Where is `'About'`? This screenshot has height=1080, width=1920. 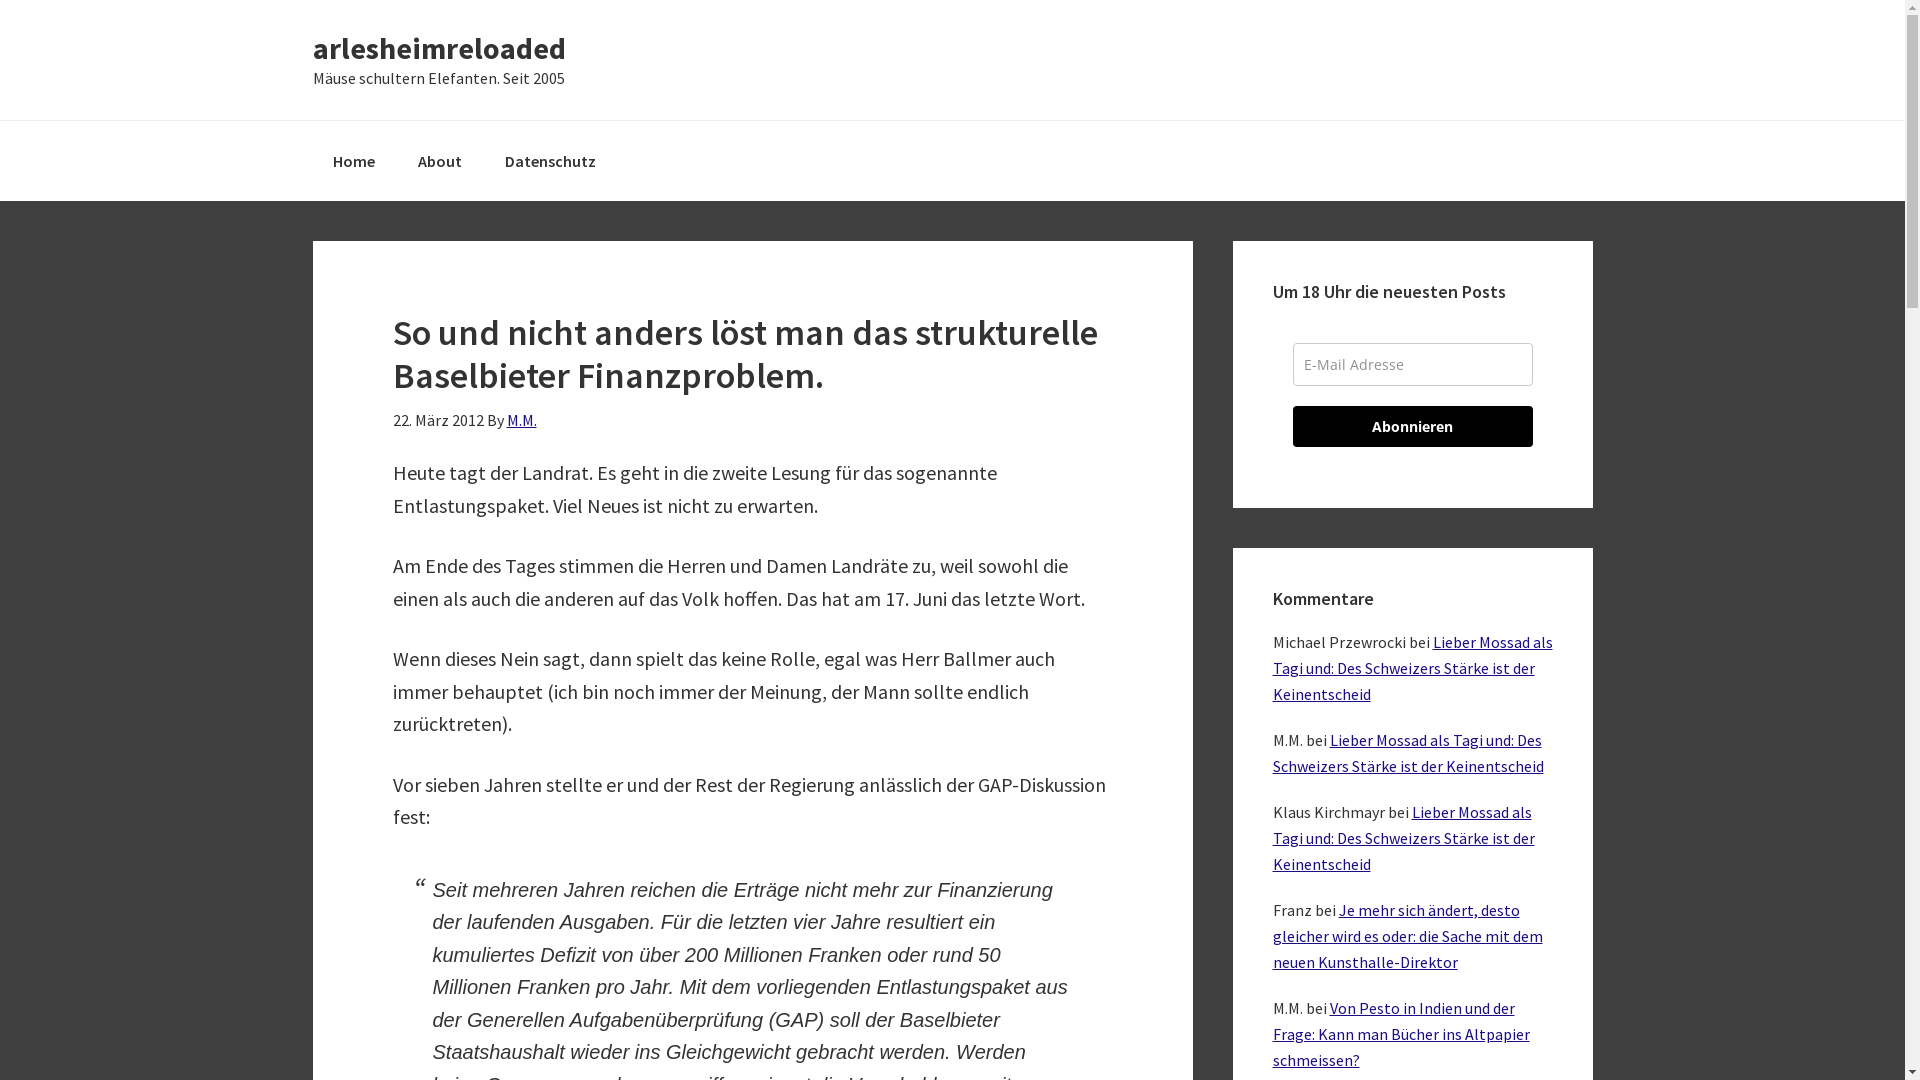 'About' is located at coordinates (439, 160).